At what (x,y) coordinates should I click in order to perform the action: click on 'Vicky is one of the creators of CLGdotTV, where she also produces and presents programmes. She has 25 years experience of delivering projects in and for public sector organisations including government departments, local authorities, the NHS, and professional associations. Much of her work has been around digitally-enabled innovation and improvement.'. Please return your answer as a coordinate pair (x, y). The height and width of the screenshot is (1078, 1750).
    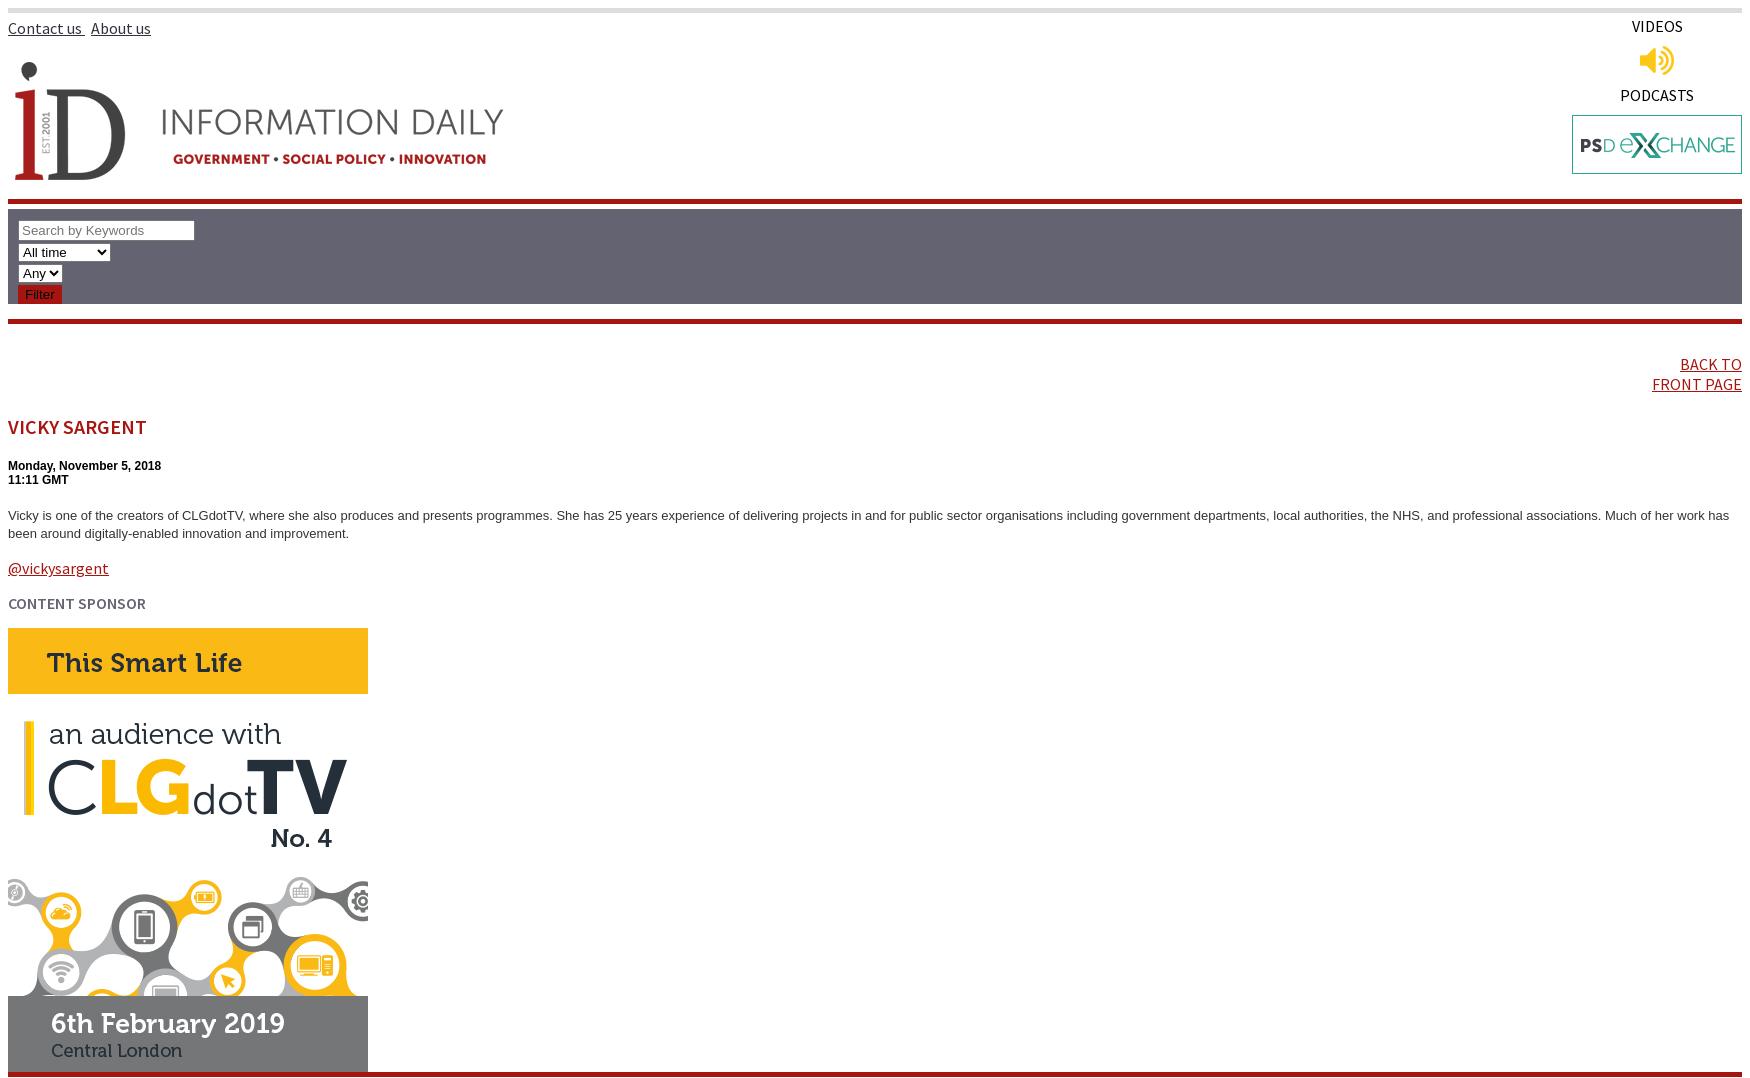
    Looking at the image, I should click on (868, 524).